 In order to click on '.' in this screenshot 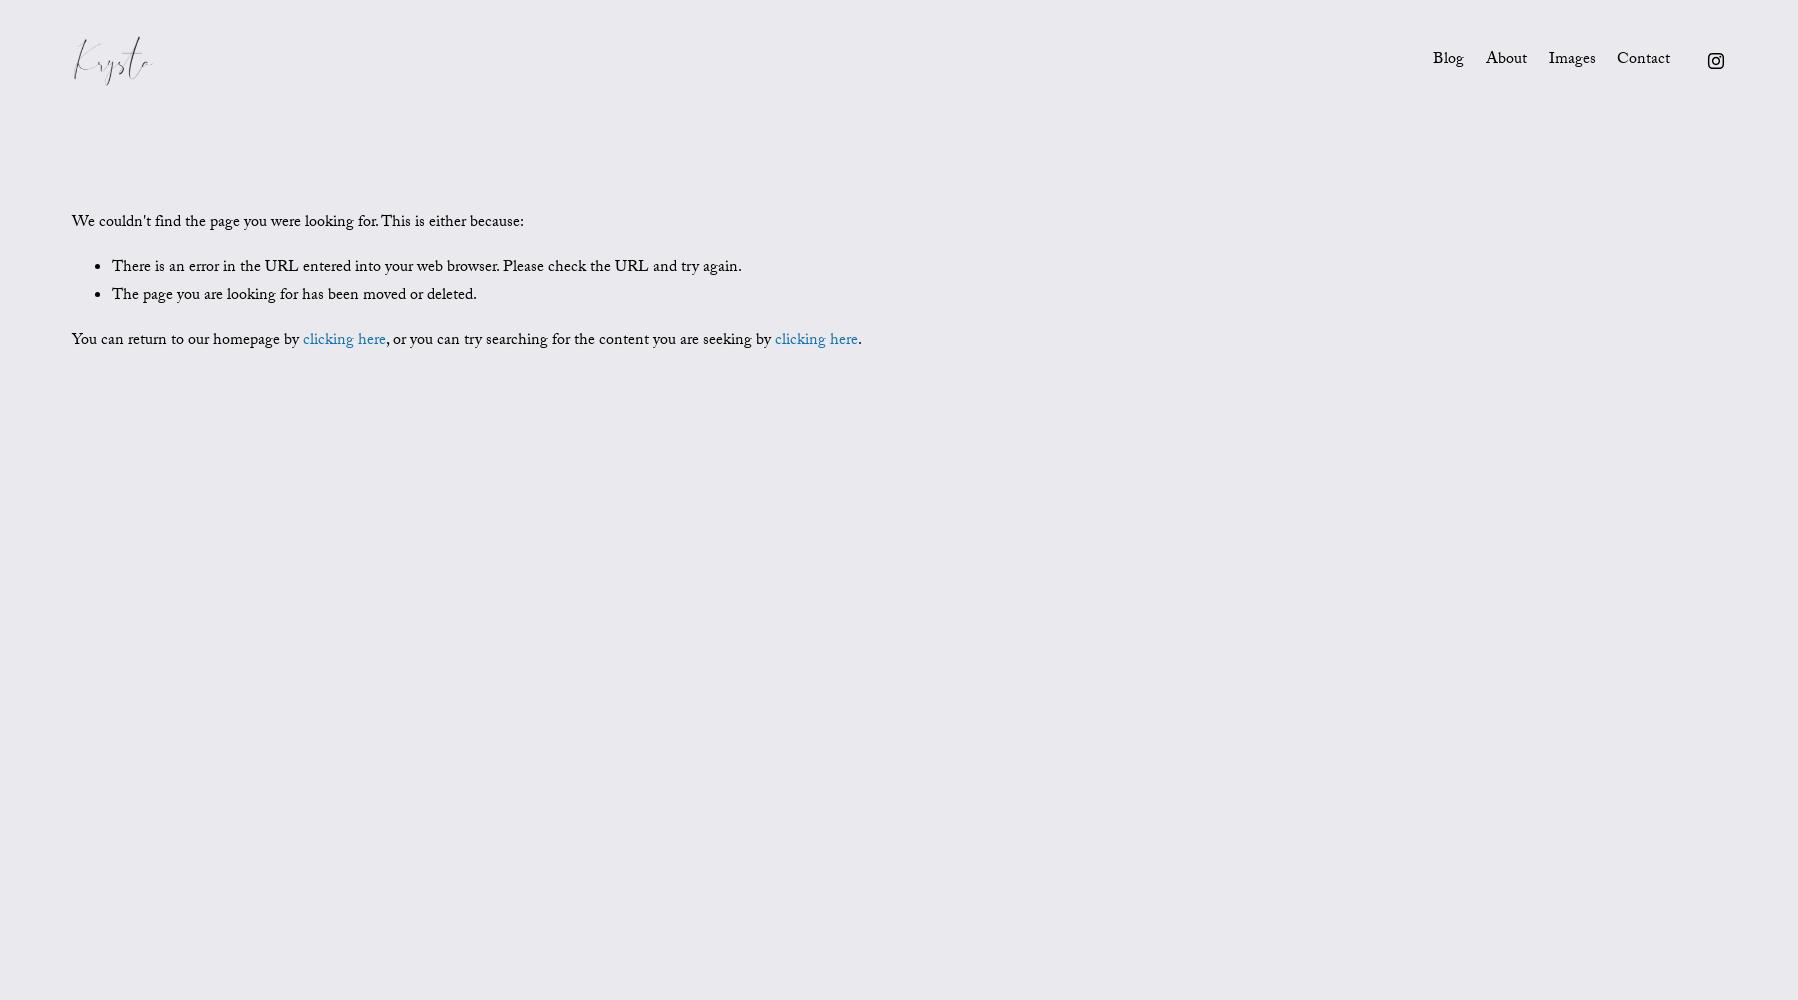, I will do `click(859, 340)`.